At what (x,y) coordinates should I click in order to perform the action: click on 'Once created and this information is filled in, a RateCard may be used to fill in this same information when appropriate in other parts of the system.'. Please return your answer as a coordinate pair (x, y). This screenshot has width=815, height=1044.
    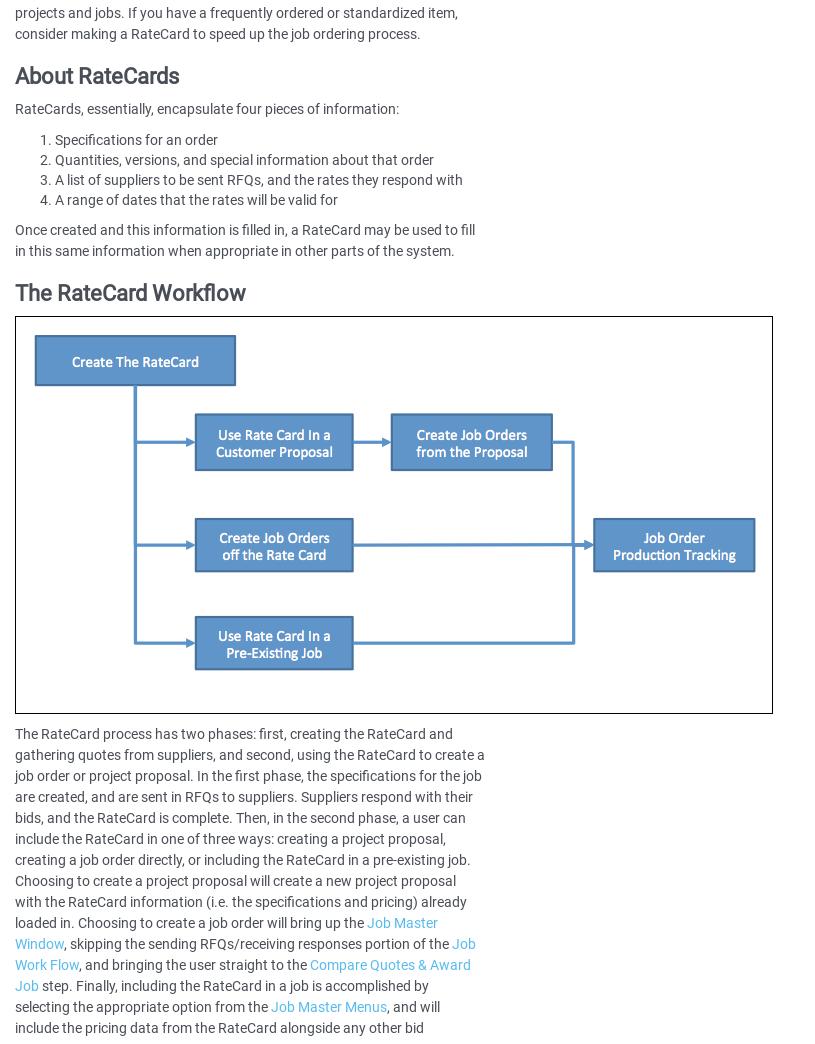
    Looking at the image, I should click on (244, 240).